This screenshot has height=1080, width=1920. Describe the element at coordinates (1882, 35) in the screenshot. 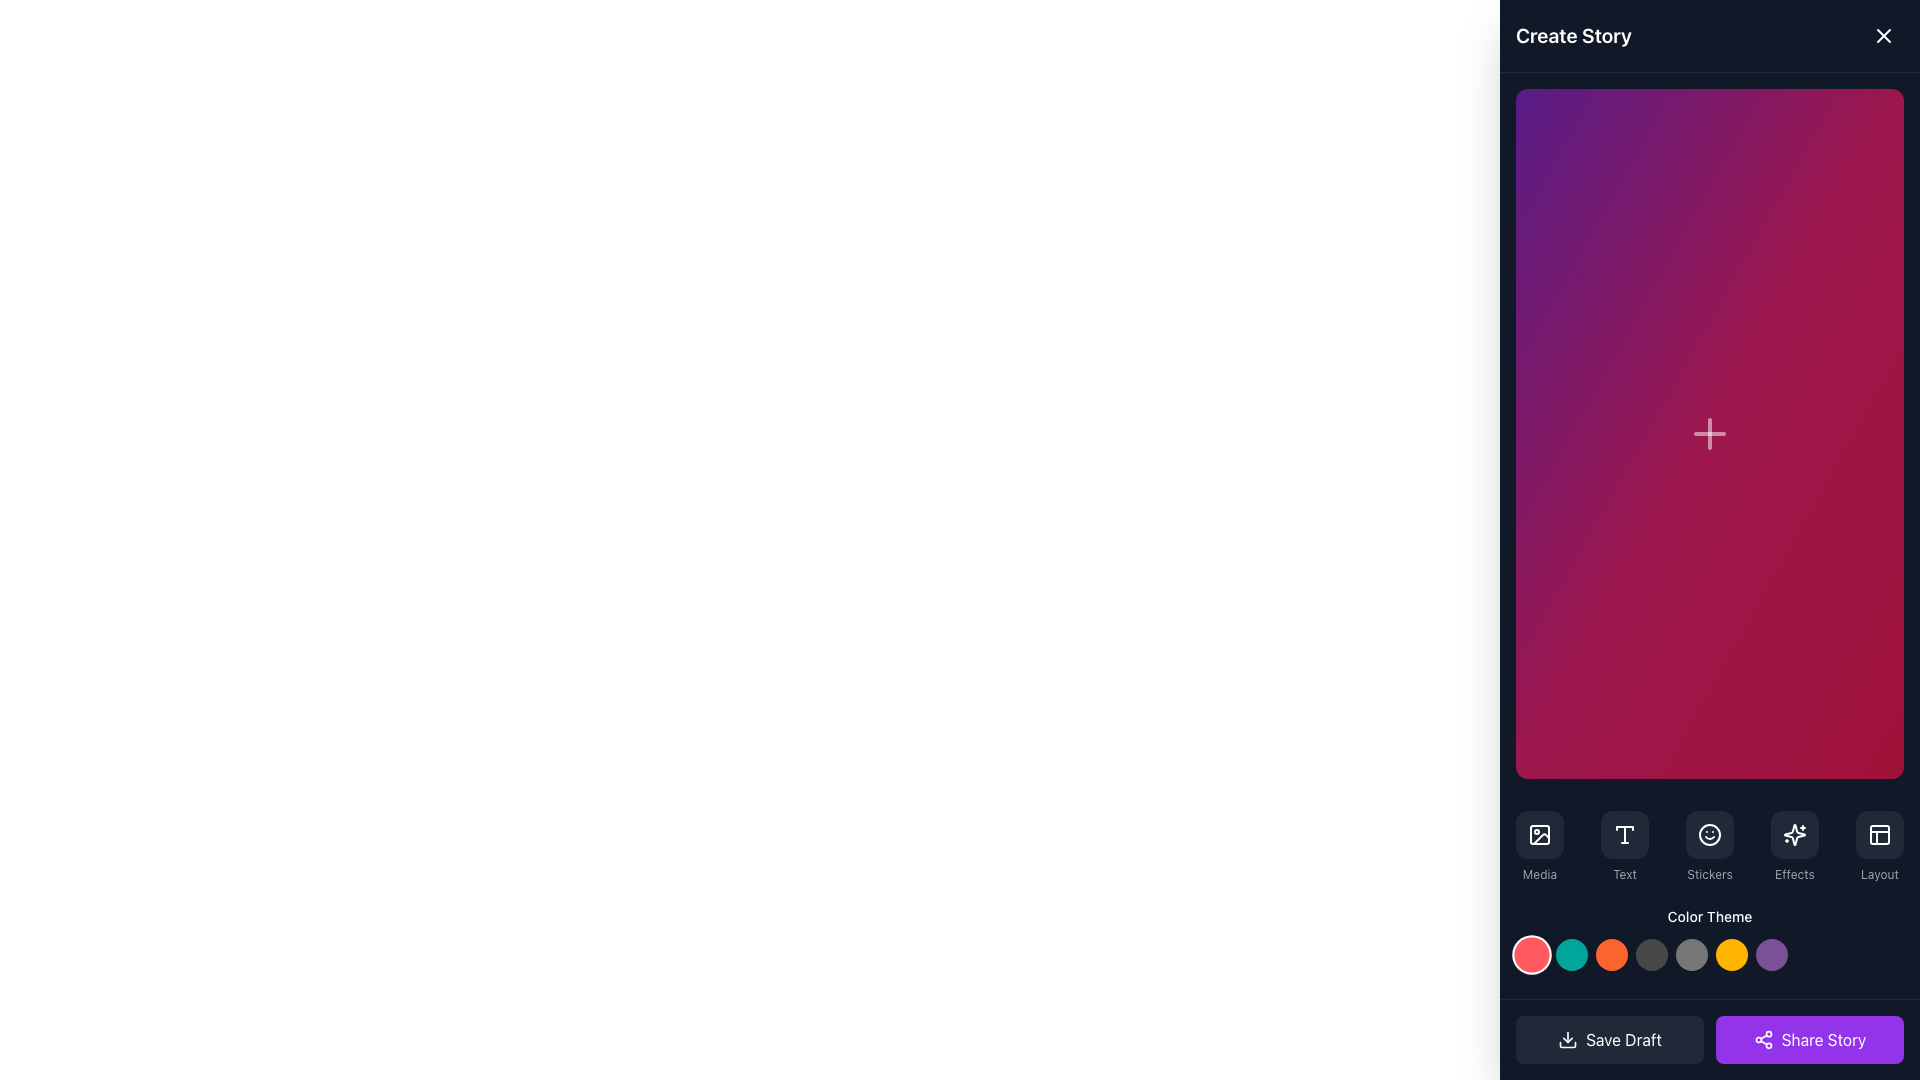

I see `the 'X' close icon located in the top-right corner of the interface` at that location.